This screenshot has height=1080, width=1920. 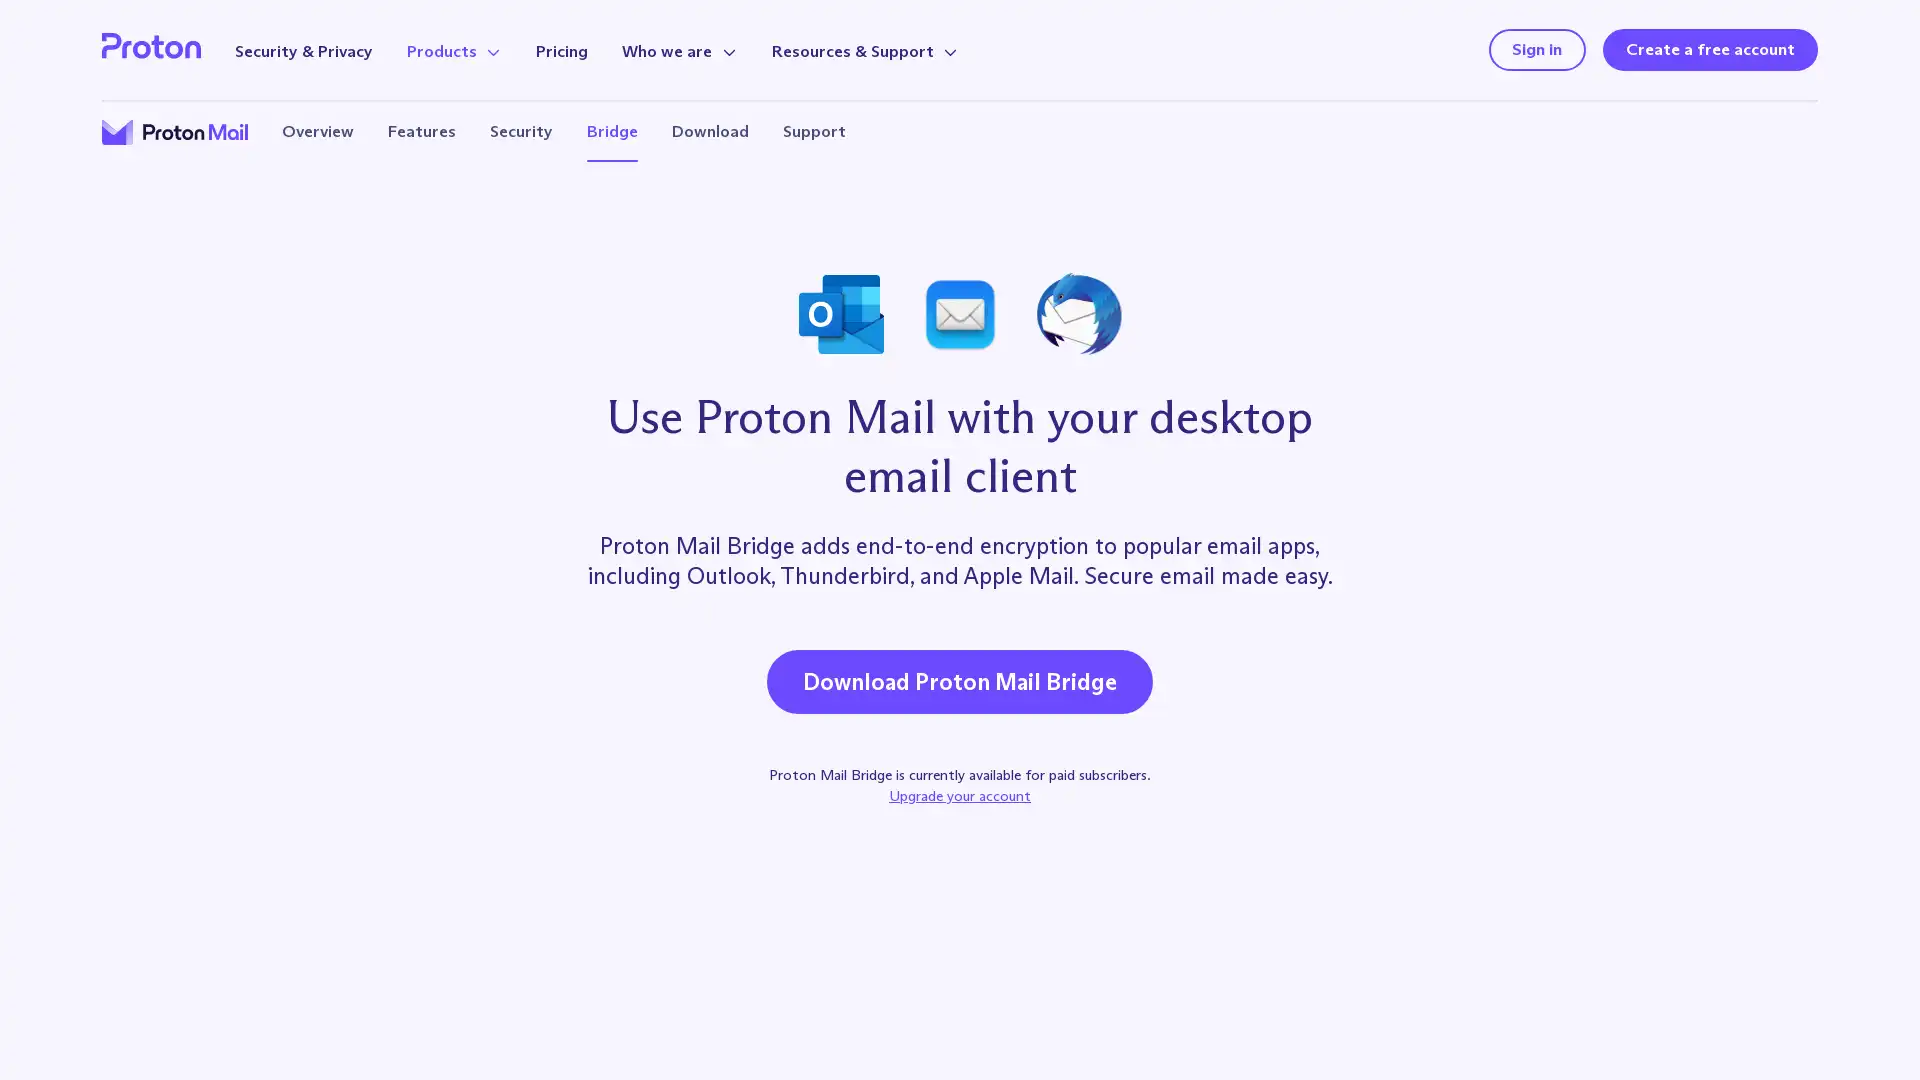 What do you see at coordinates (864, 50) in the screenshot?
I see `Resources & Support` at bounding box center [864, 50].